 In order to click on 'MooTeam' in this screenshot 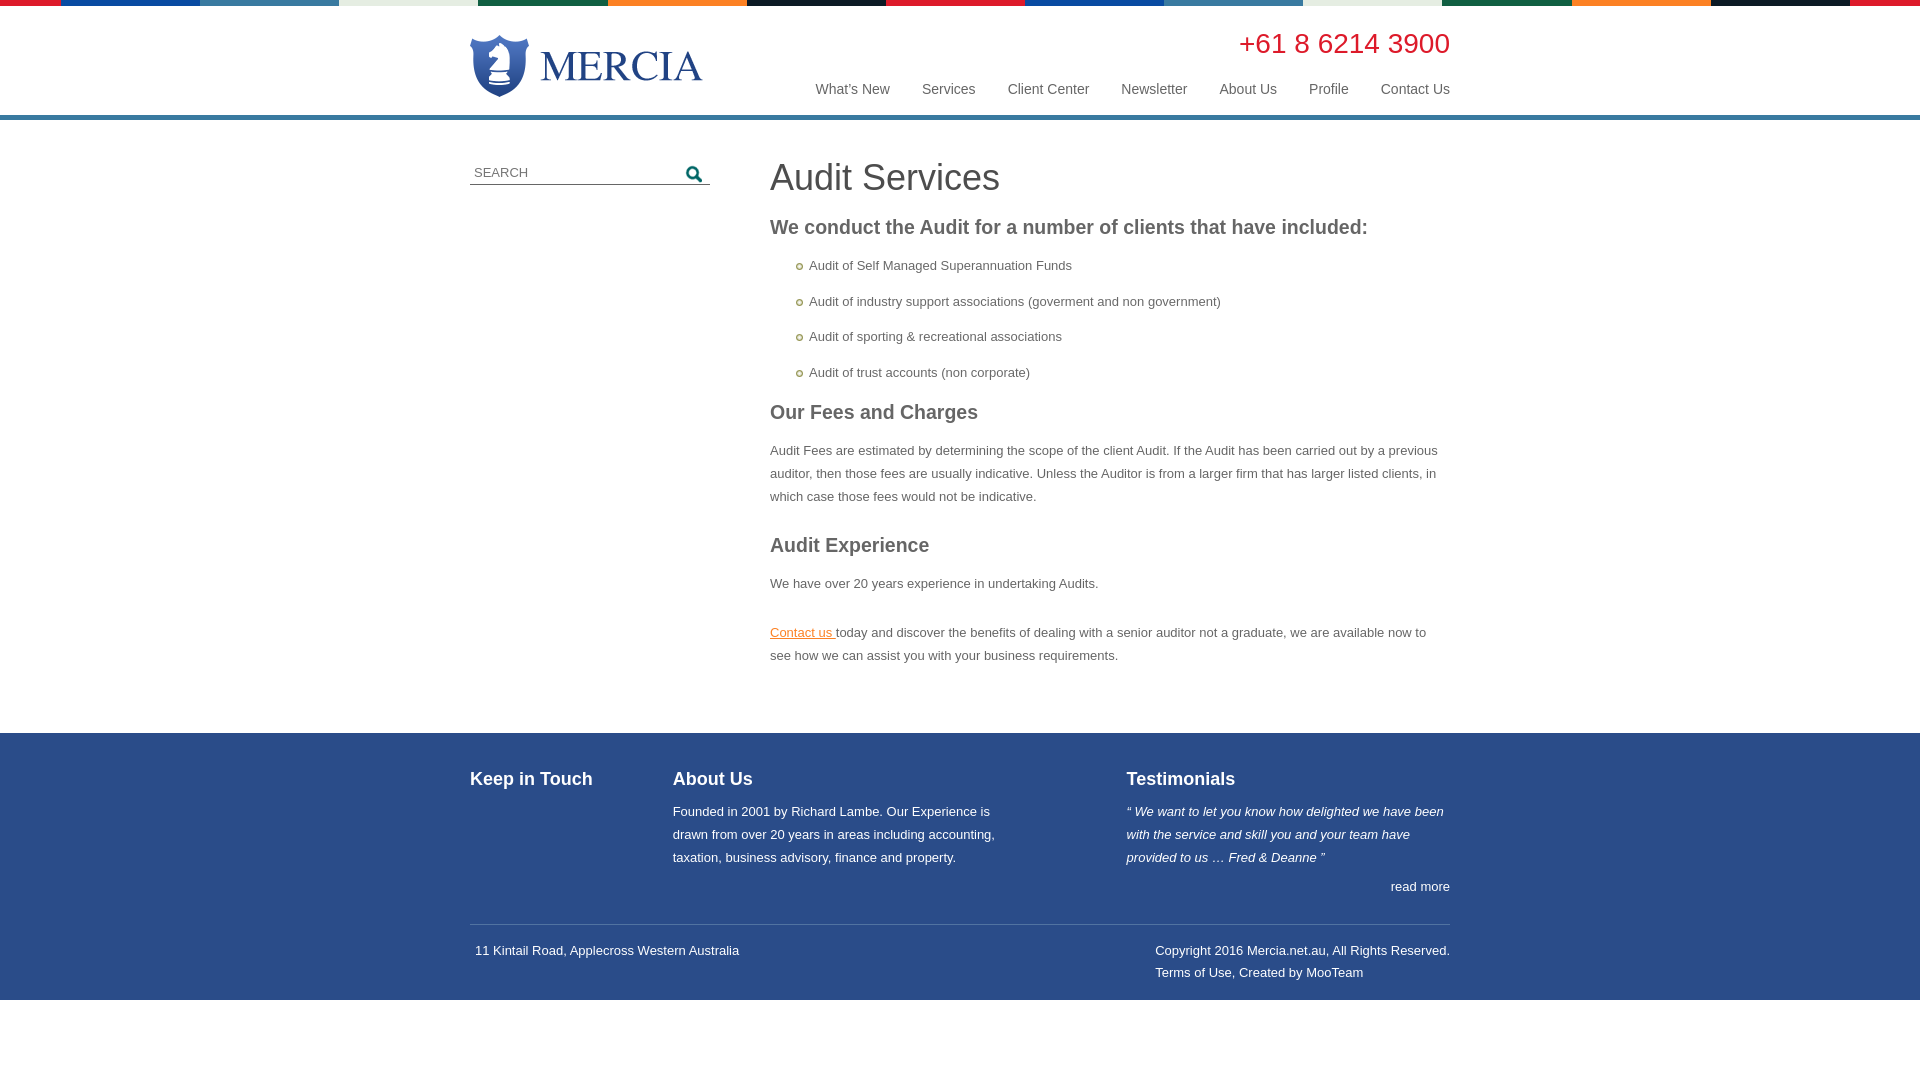, I will do `click(1334, 971)`.